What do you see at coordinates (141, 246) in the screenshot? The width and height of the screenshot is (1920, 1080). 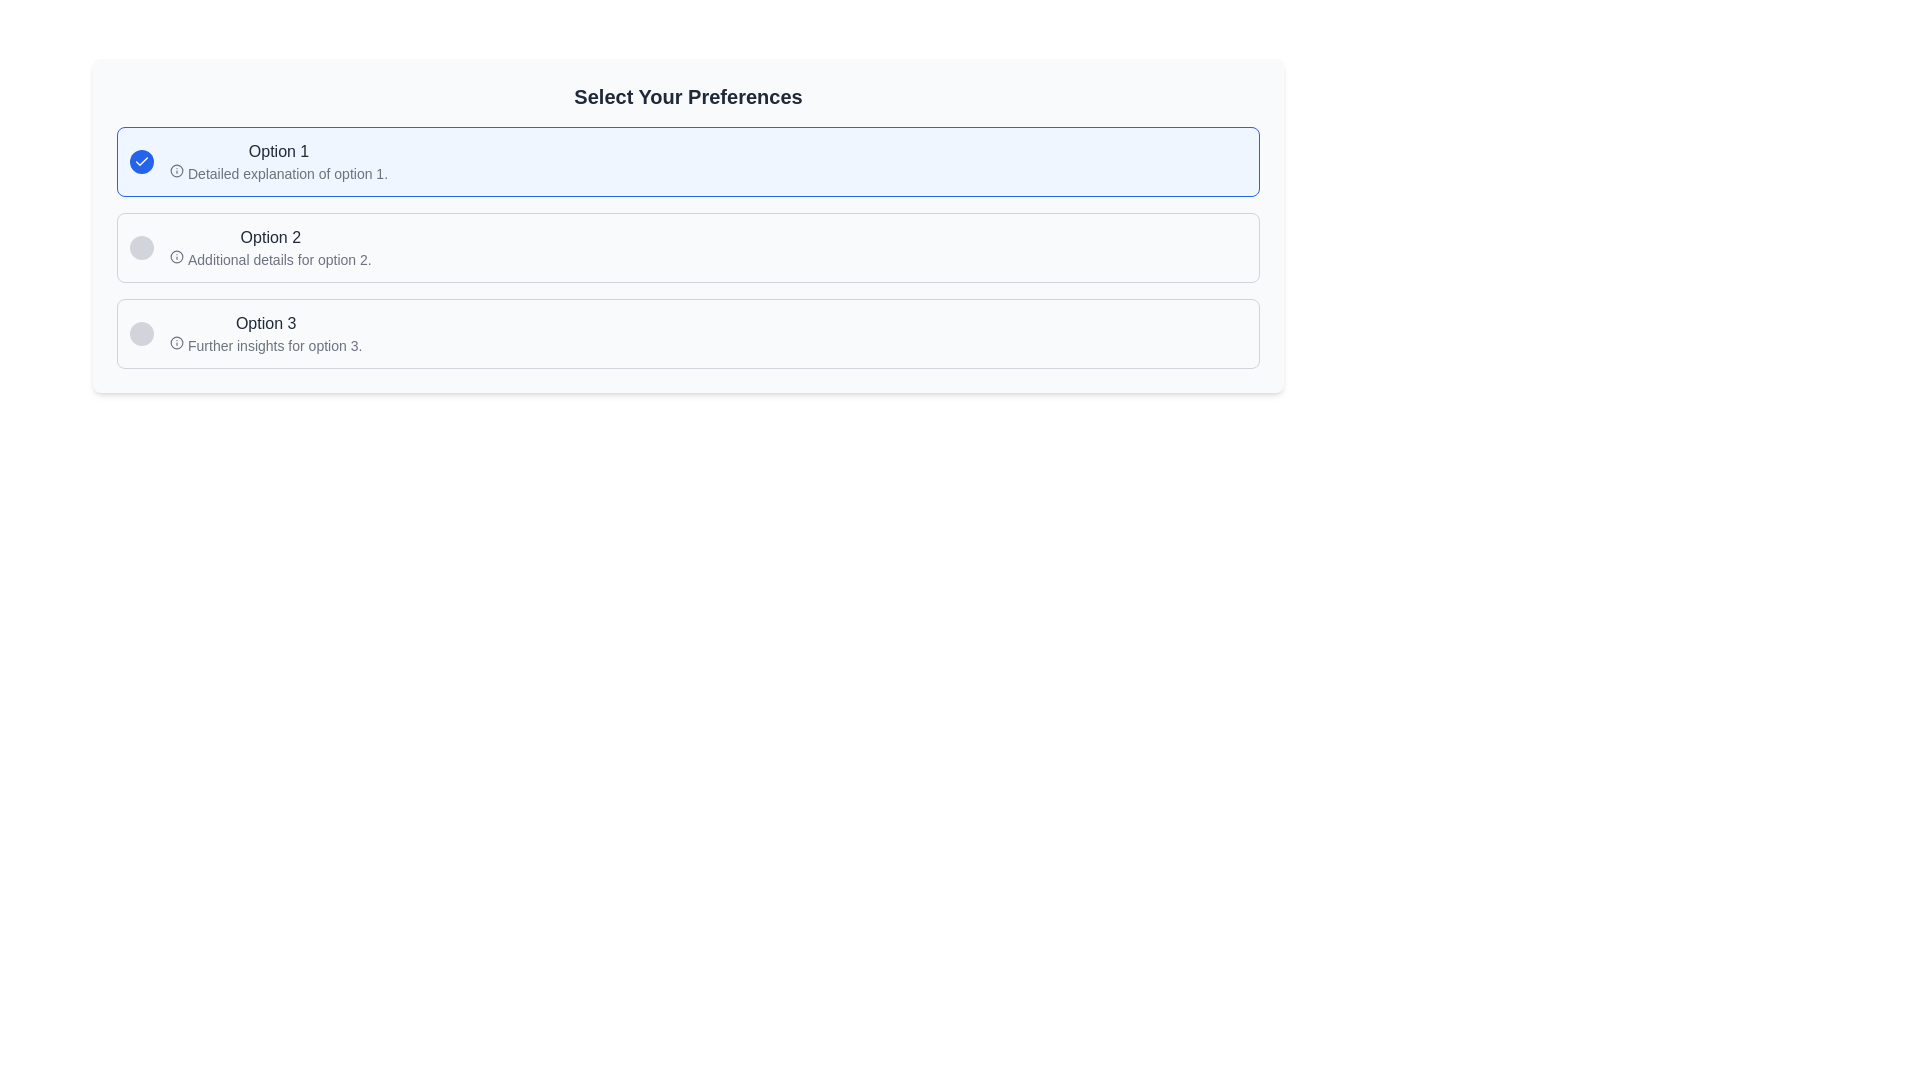 I see `the inactive decorative indicator for 'Option 2', which is the second circular element in a vertical list, located to the left of the associated text` at bounding box center [141, 246].